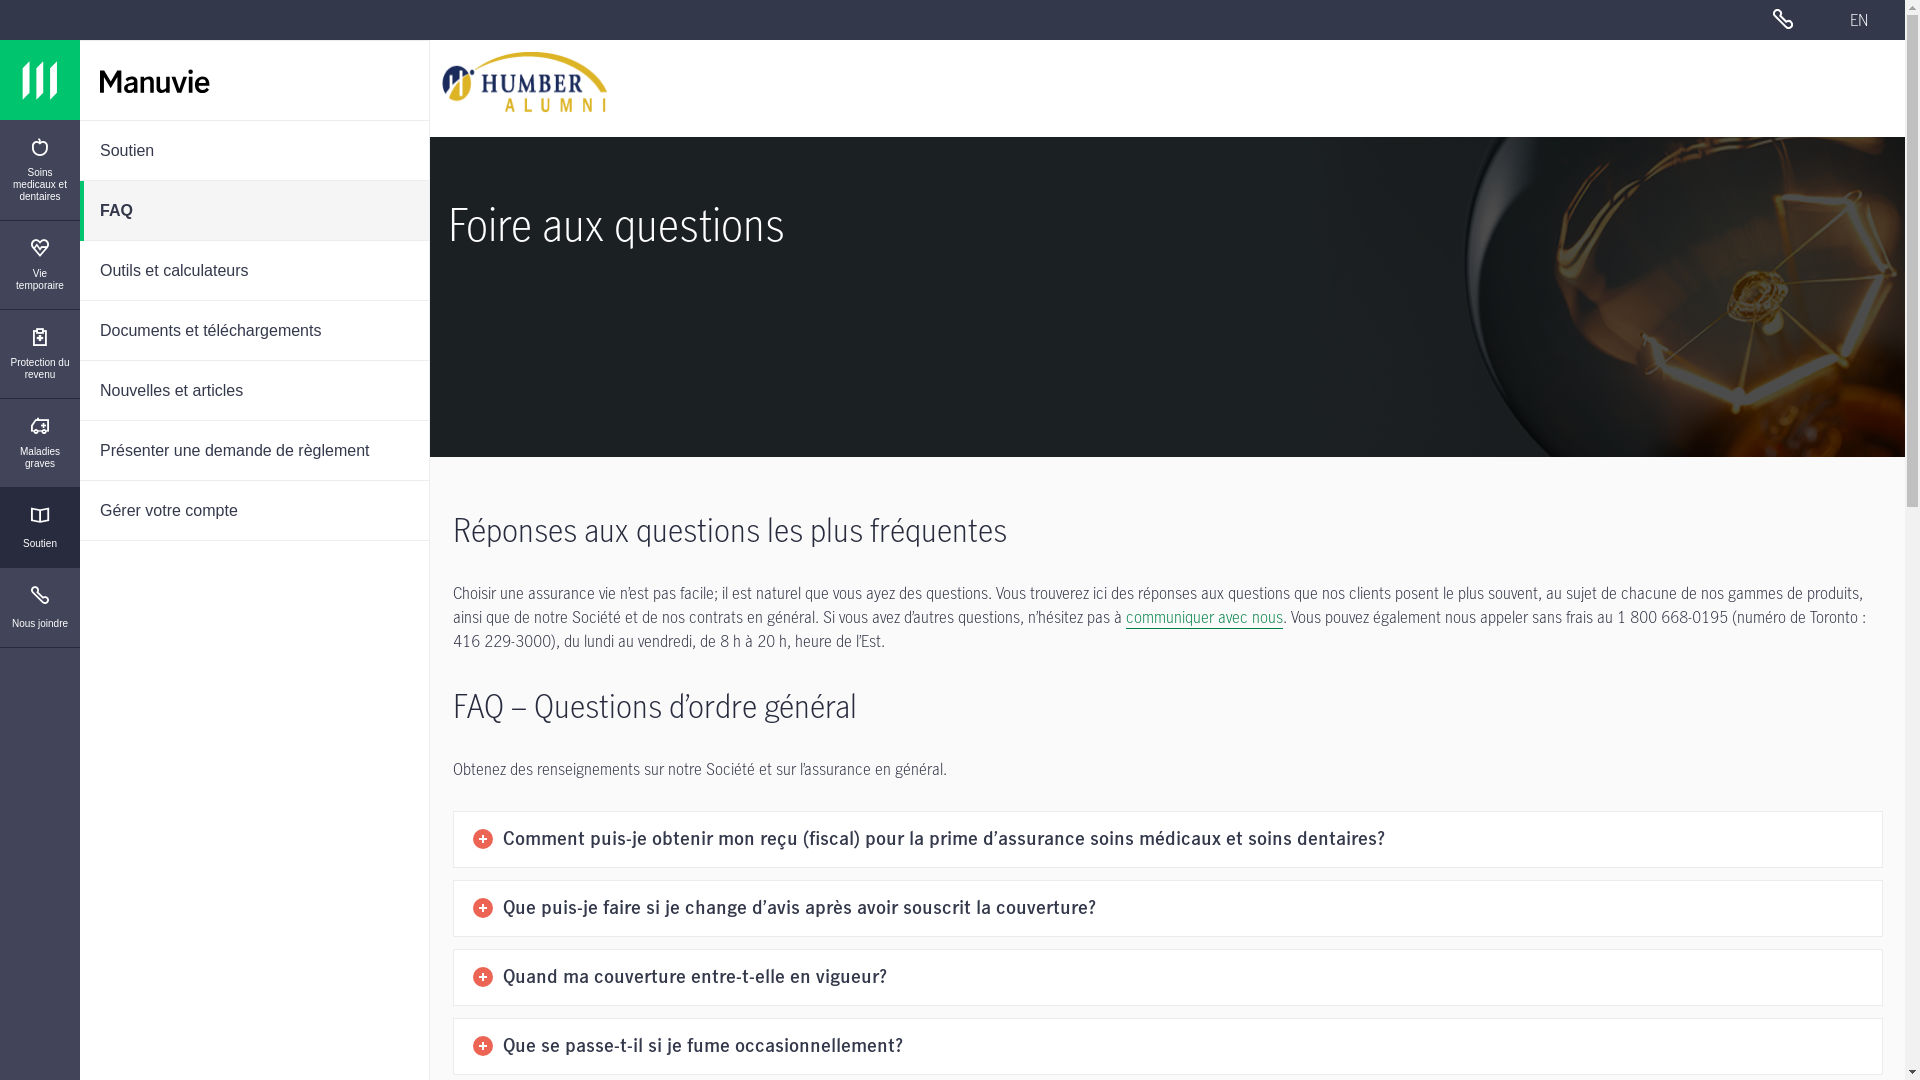  Describe the element at coordinates (39, 442) in the screenshot. I see `'Maladies graves'` at that location.